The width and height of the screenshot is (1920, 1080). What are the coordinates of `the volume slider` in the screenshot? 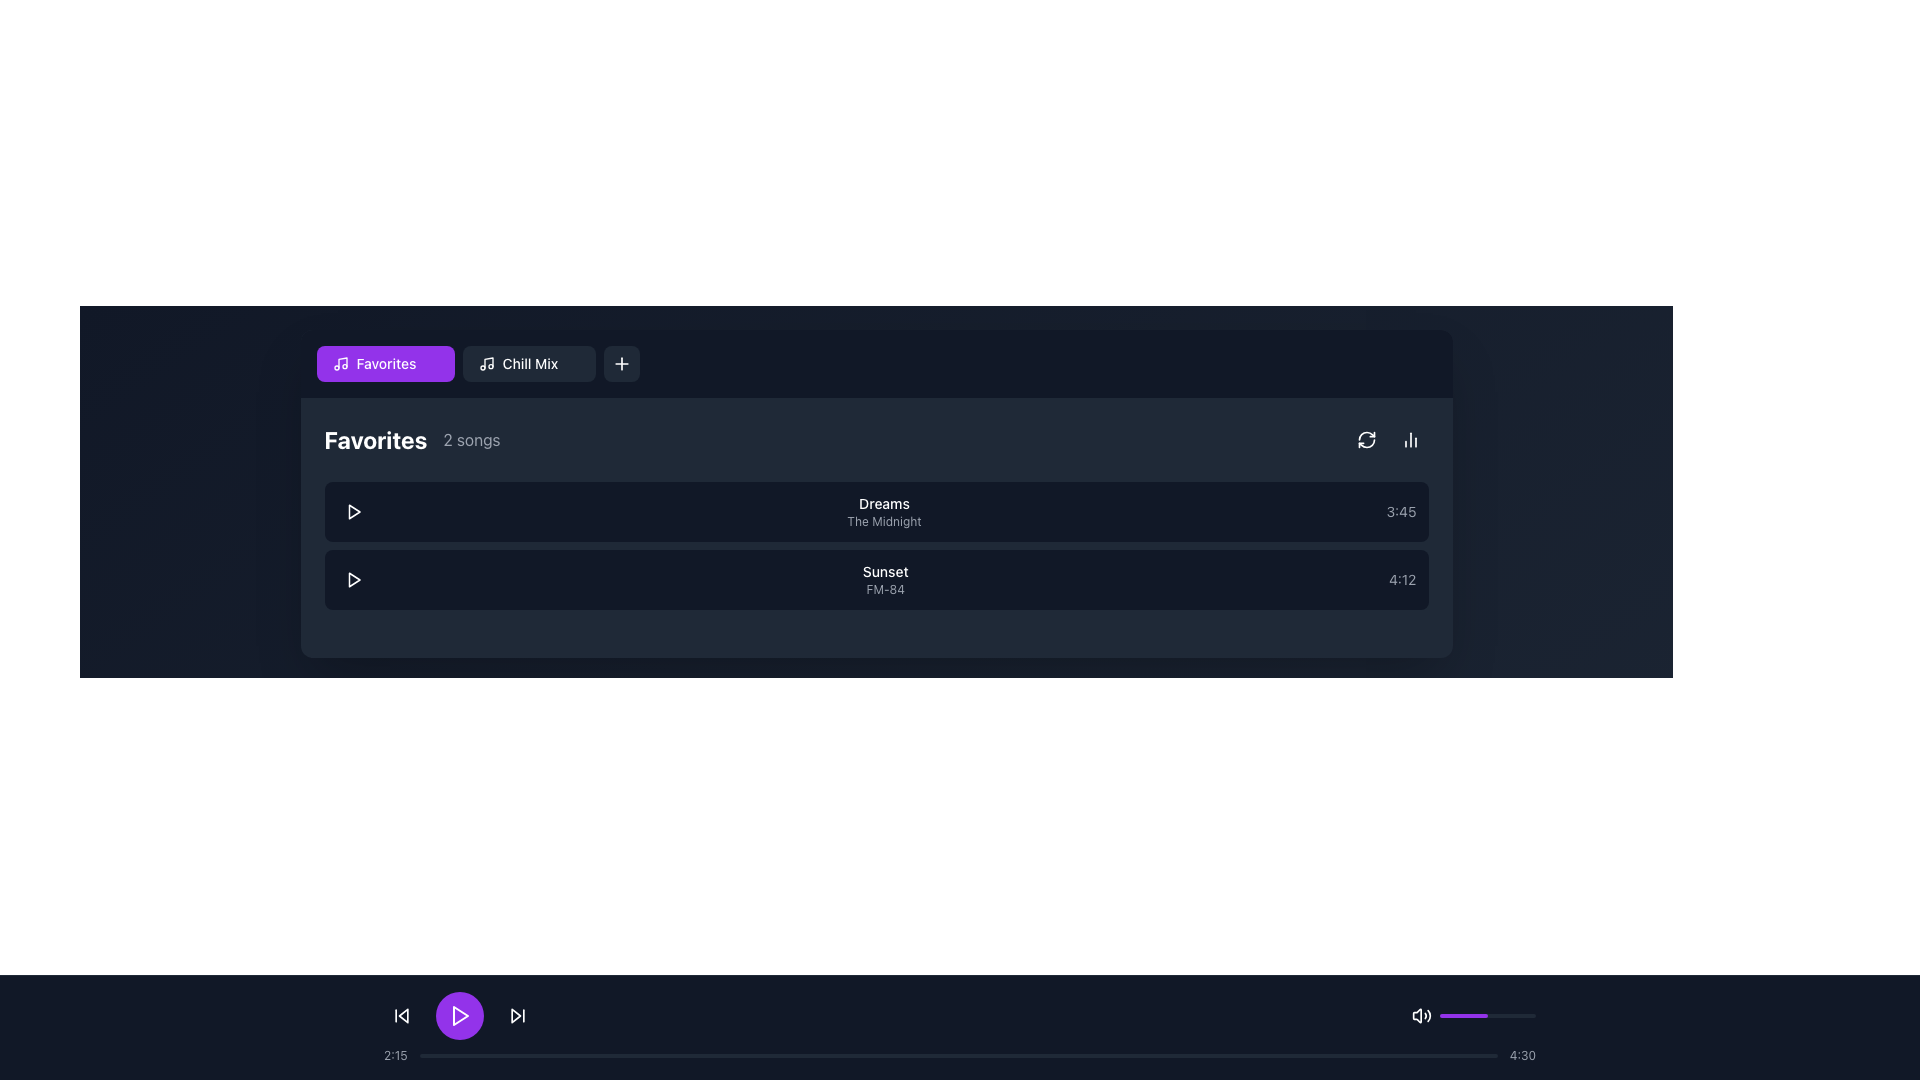 It's located at (1502, 1015).